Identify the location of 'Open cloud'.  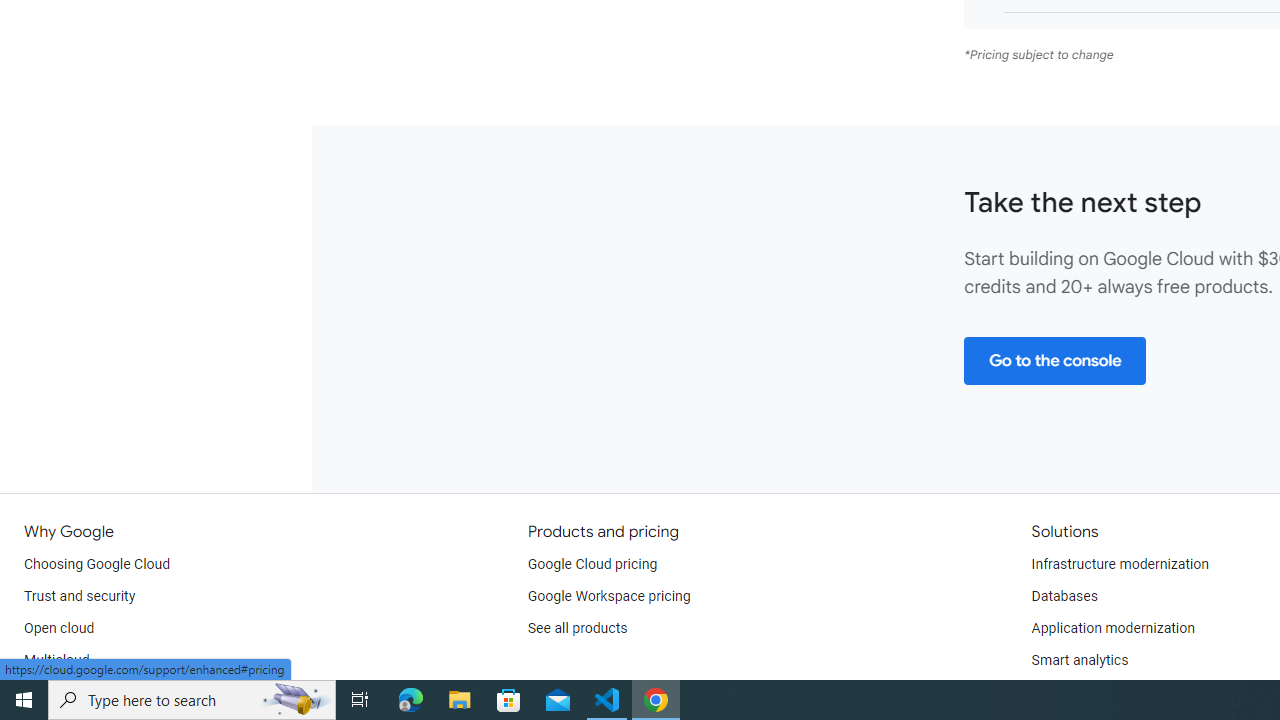
(59, 627).